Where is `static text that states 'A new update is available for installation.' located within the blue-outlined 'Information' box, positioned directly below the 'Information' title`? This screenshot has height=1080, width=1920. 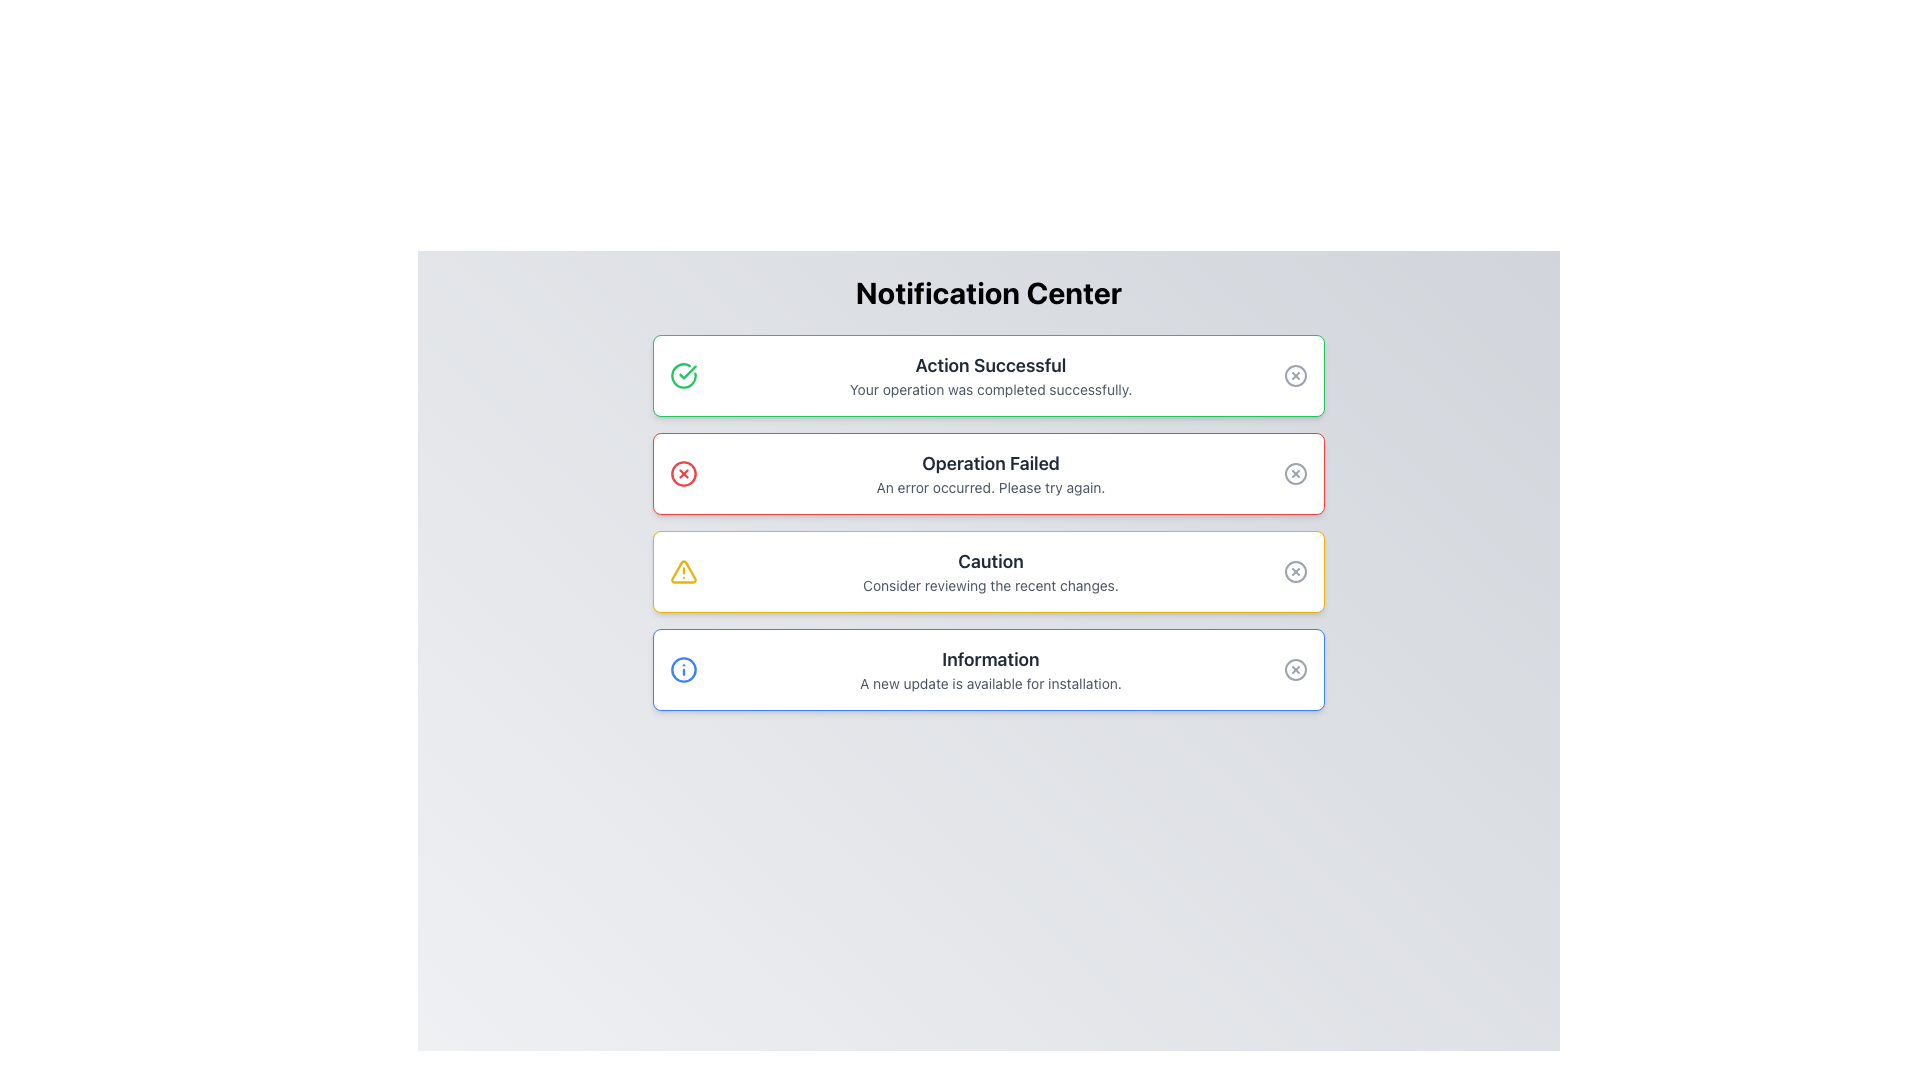 static text that states 'A new update is available for installation.' located within the blue-outlined 'Information' box, positioned directly below the 'Information' title is located at coordinates (990, 682).